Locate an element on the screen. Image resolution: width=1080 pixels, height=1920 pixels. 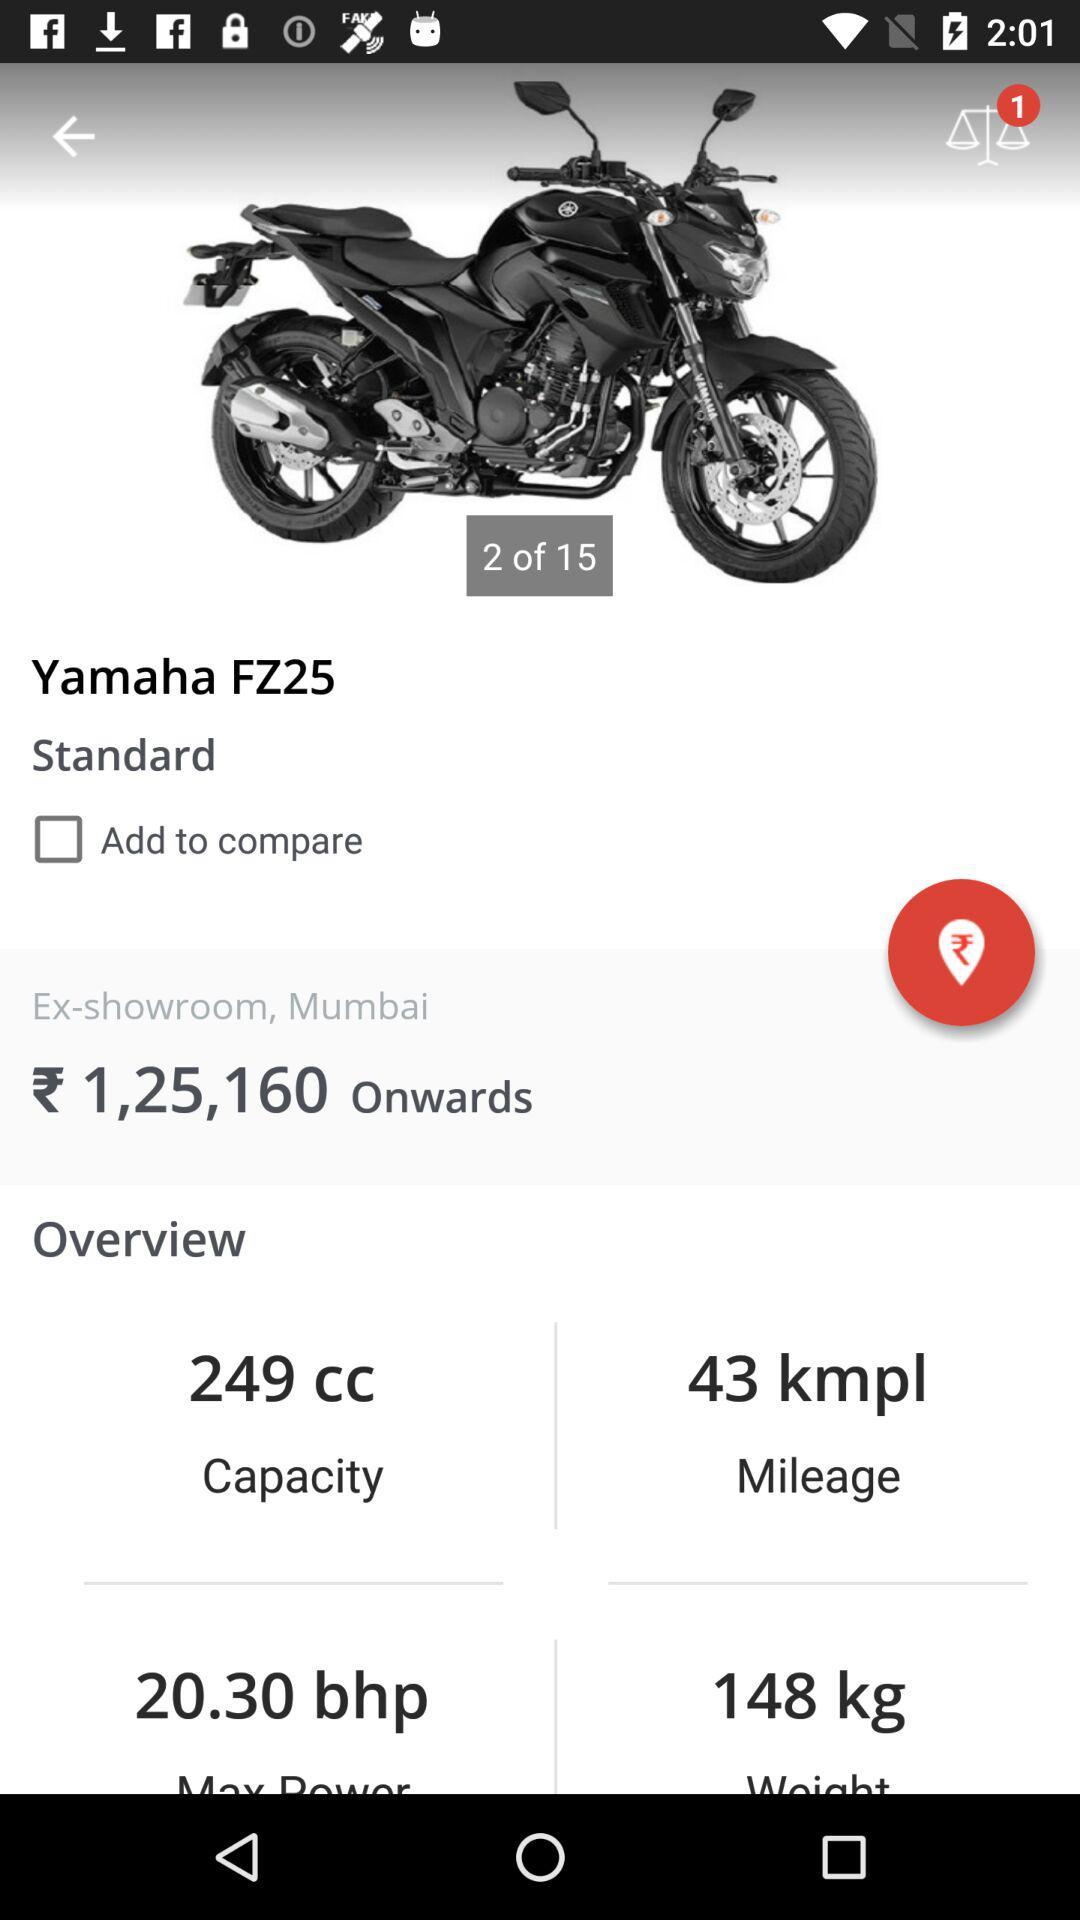
the location icon is located at coordinates (960, 951).